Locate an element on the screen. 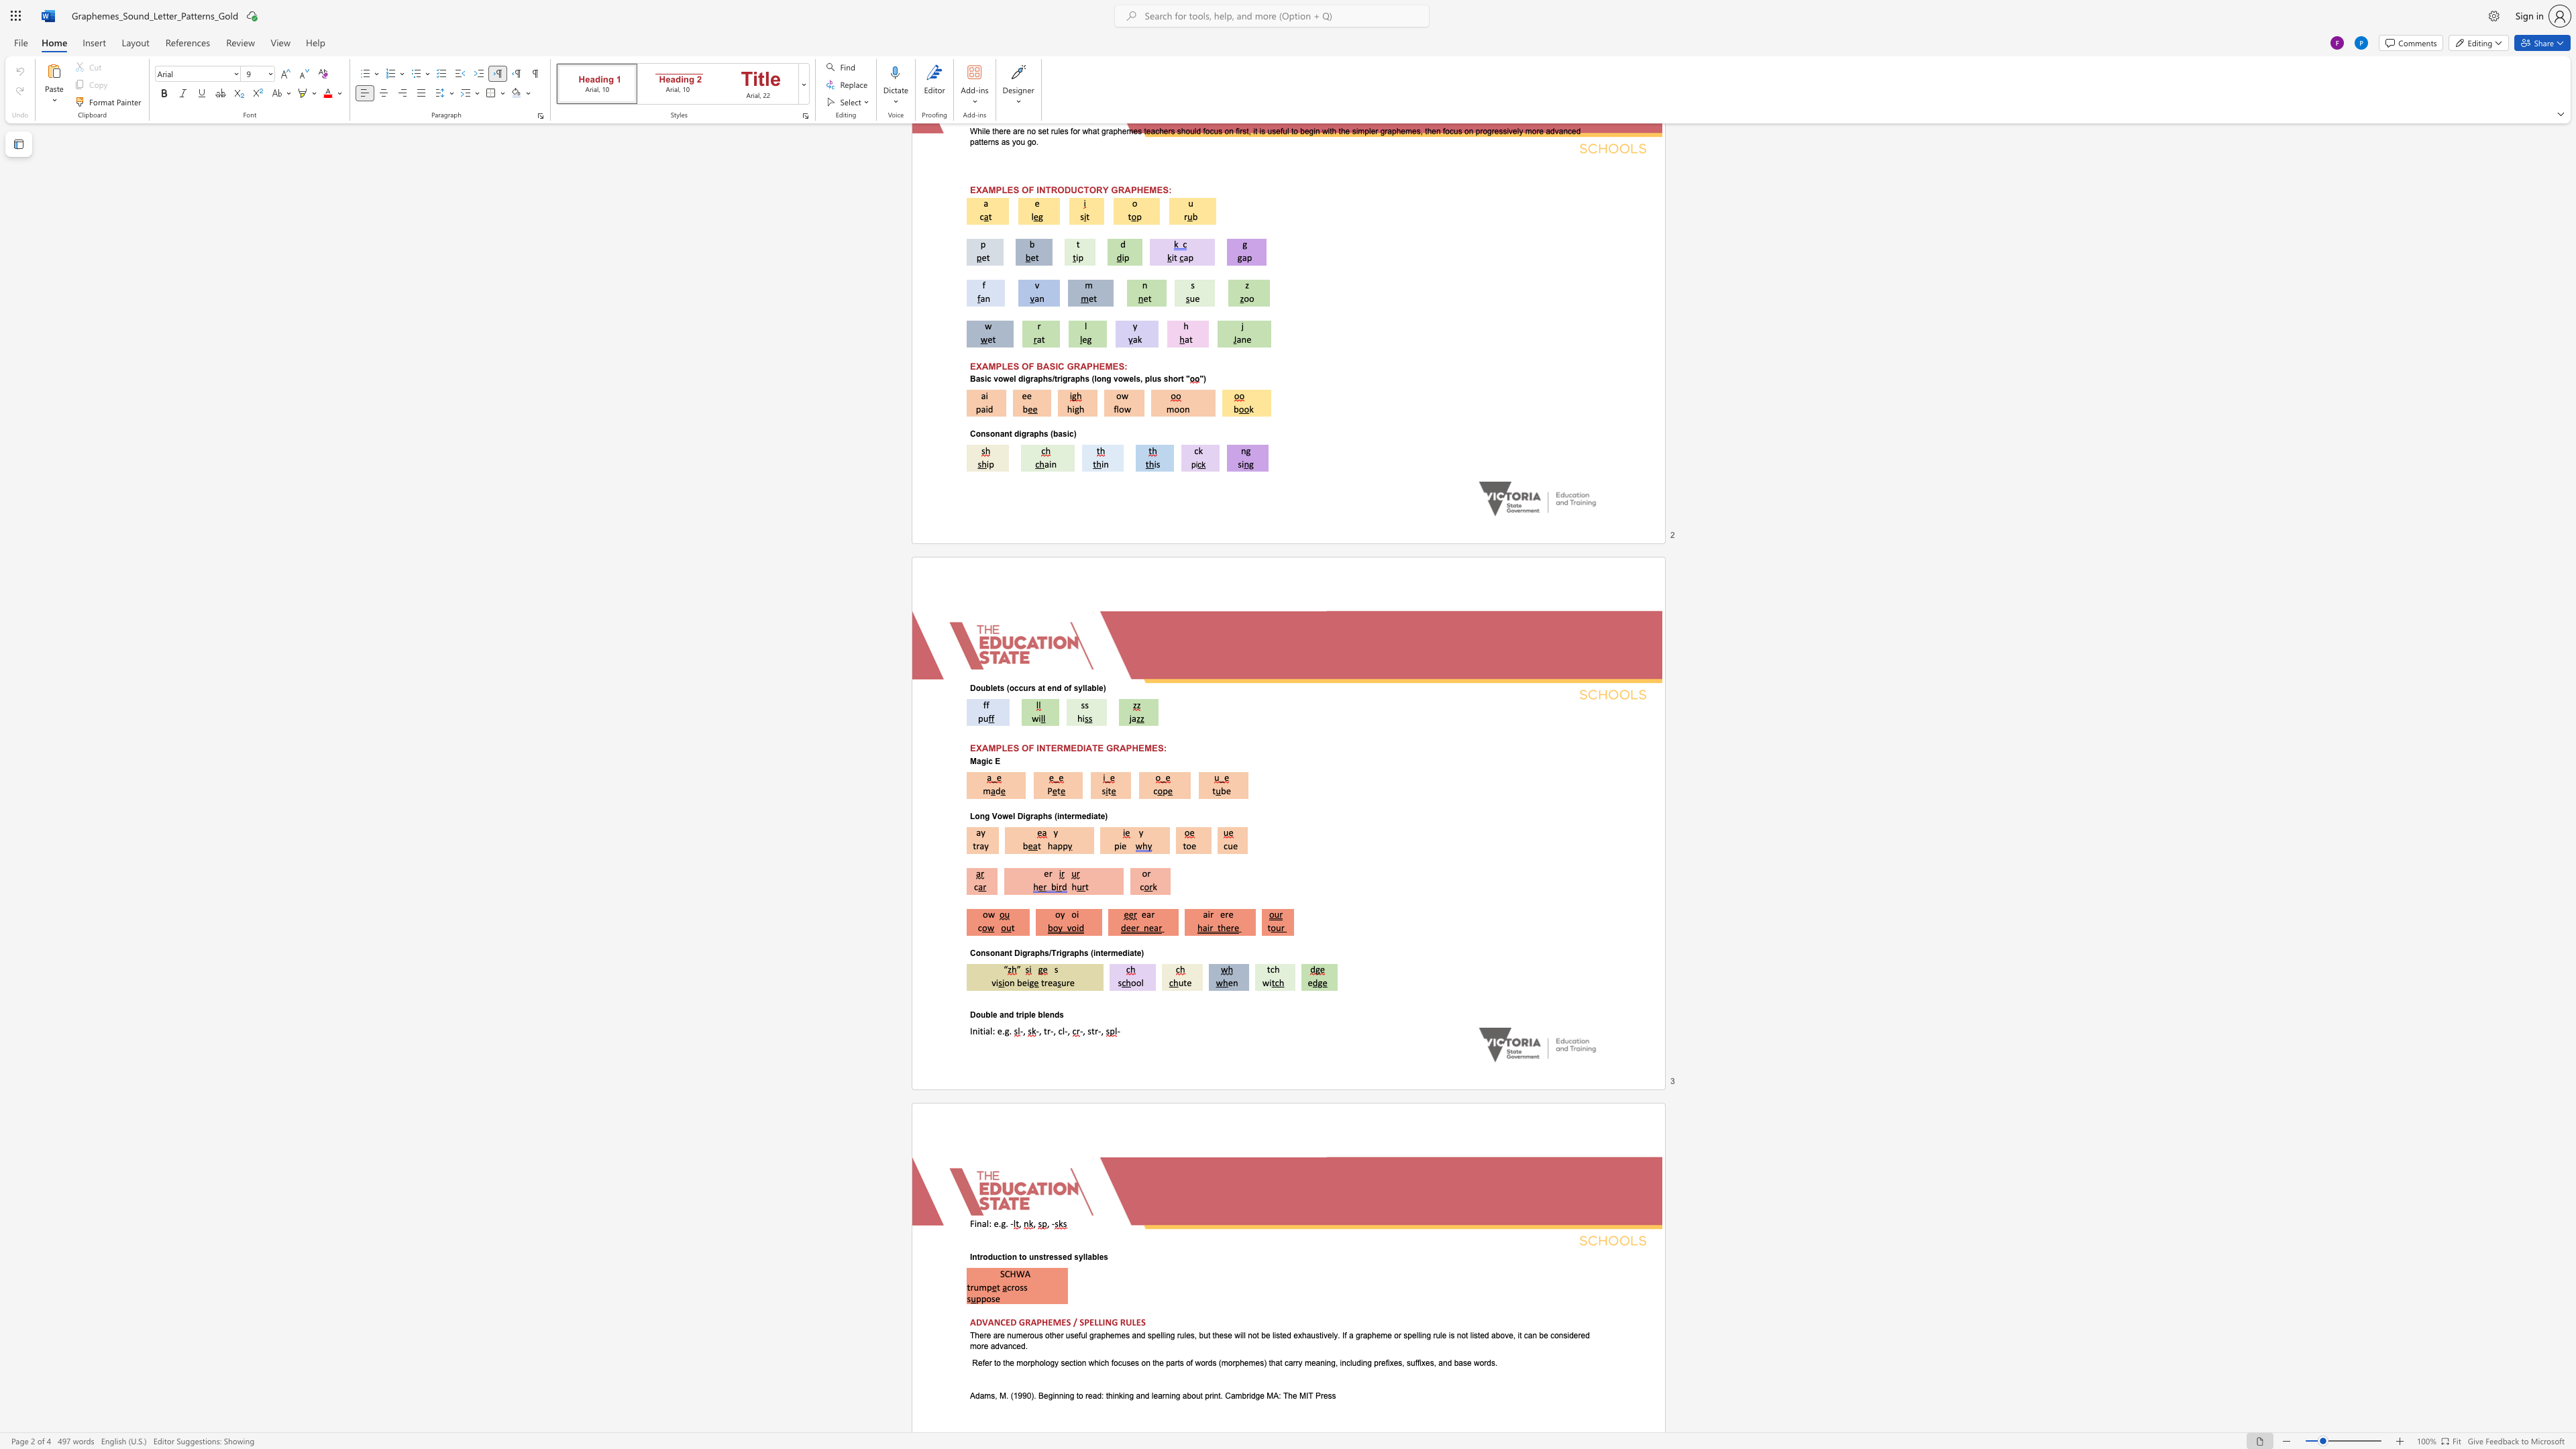  the subset text "ere ar" within the text "There are" is located at coordinates (979, 1334).